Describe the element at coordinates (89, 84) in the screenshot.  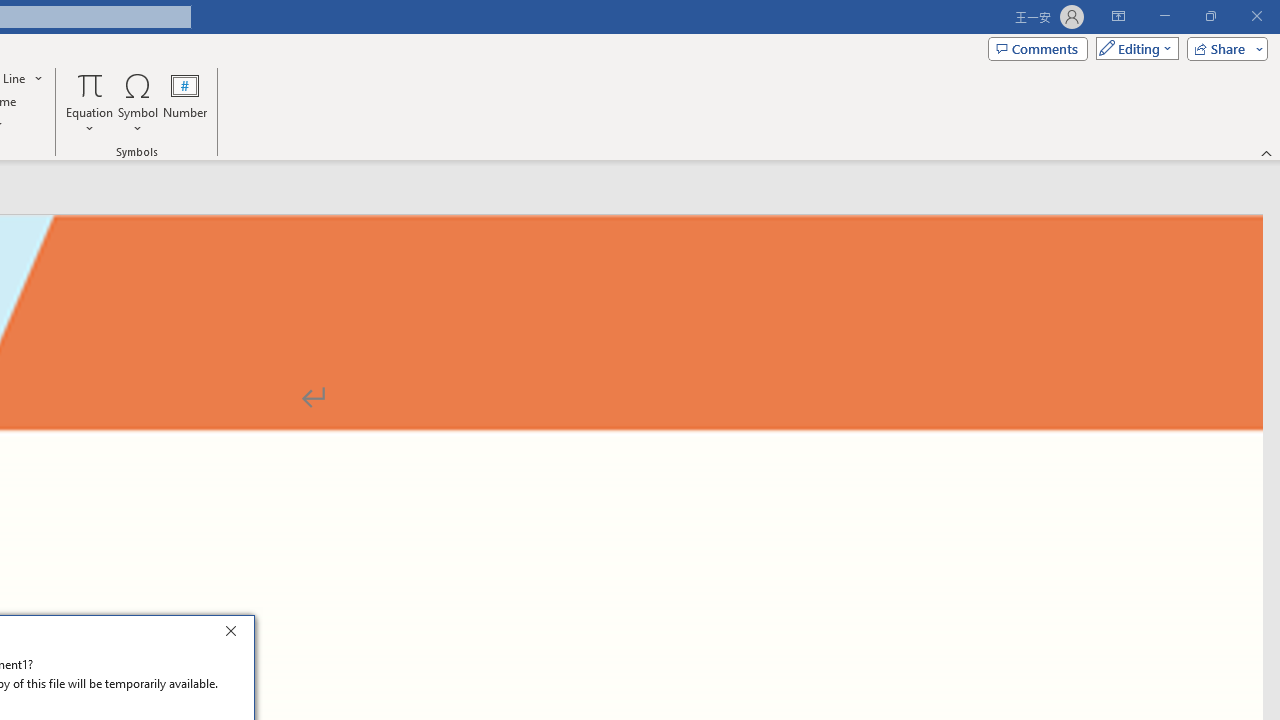
I see `'Equation'` at that location.